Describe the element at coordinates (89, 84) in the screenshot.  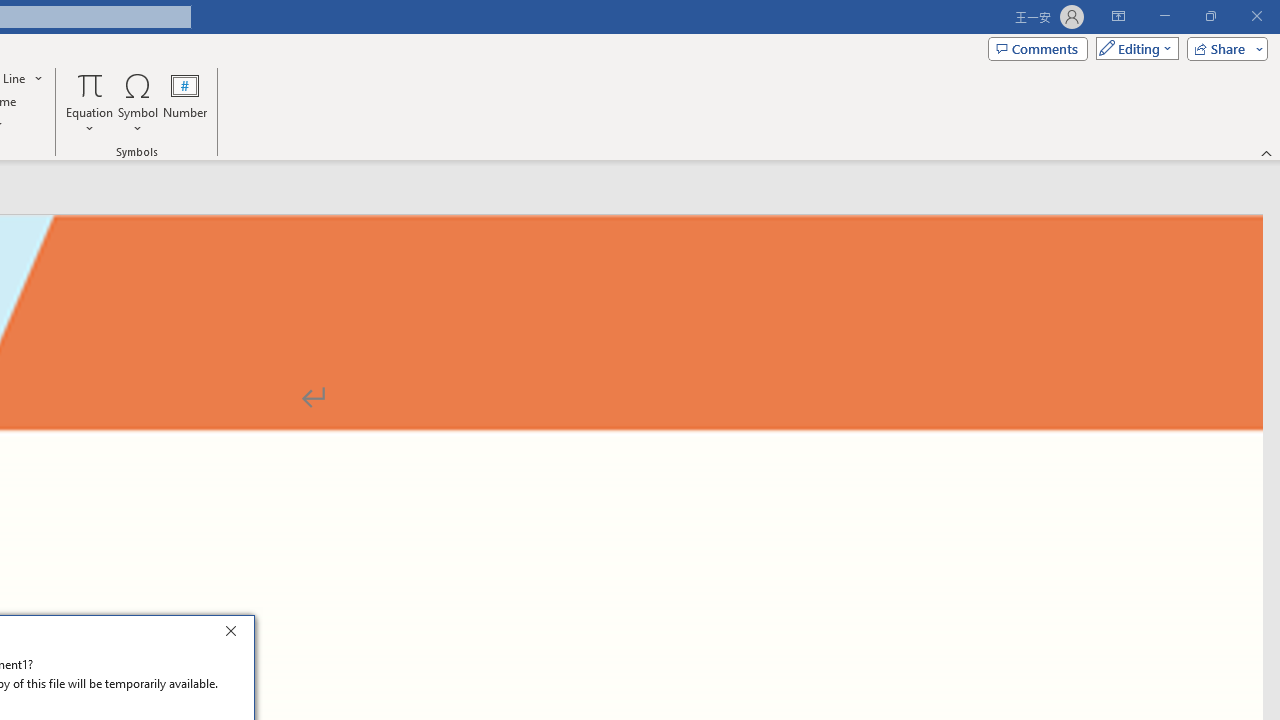
I see `'Equation'` at that location.